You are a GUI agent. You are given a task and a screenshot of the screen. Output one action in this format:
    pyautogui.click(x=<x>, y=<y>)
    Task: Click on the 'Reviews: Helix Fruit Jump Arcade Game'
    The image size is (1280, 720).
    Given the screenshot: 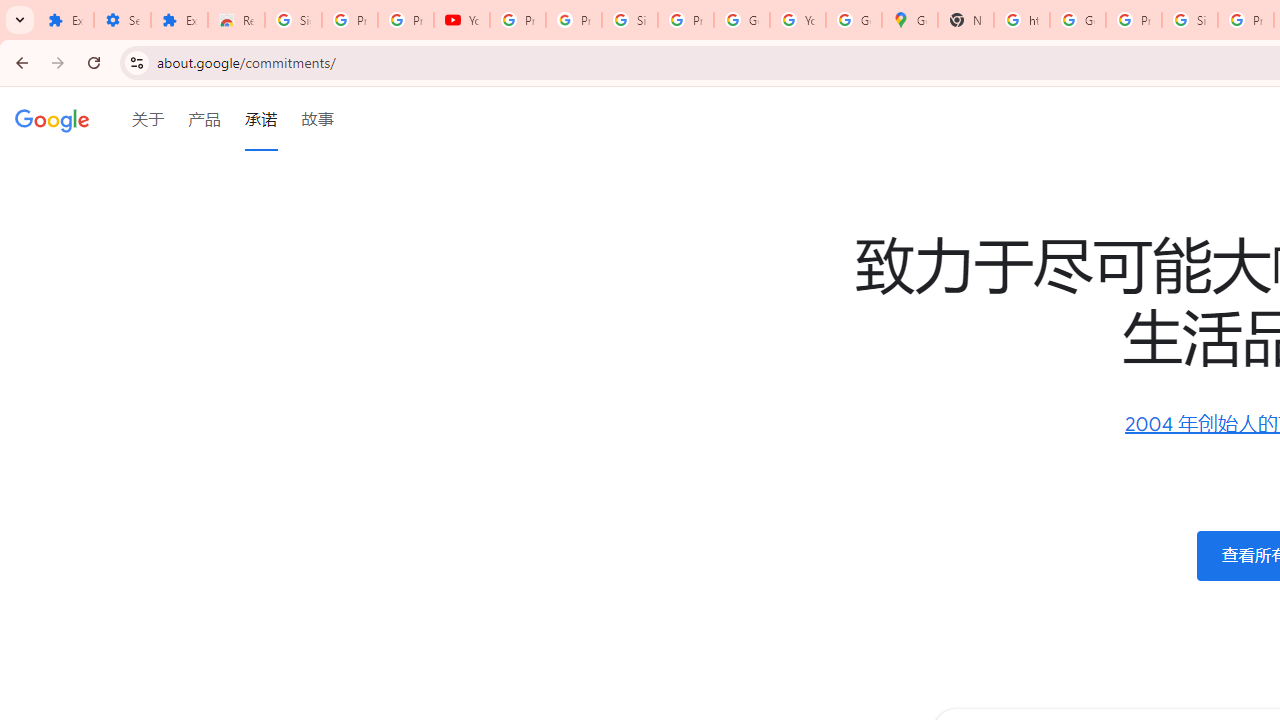 What is the action you would take?
    pyautogui.click(x=236, y=20)
    